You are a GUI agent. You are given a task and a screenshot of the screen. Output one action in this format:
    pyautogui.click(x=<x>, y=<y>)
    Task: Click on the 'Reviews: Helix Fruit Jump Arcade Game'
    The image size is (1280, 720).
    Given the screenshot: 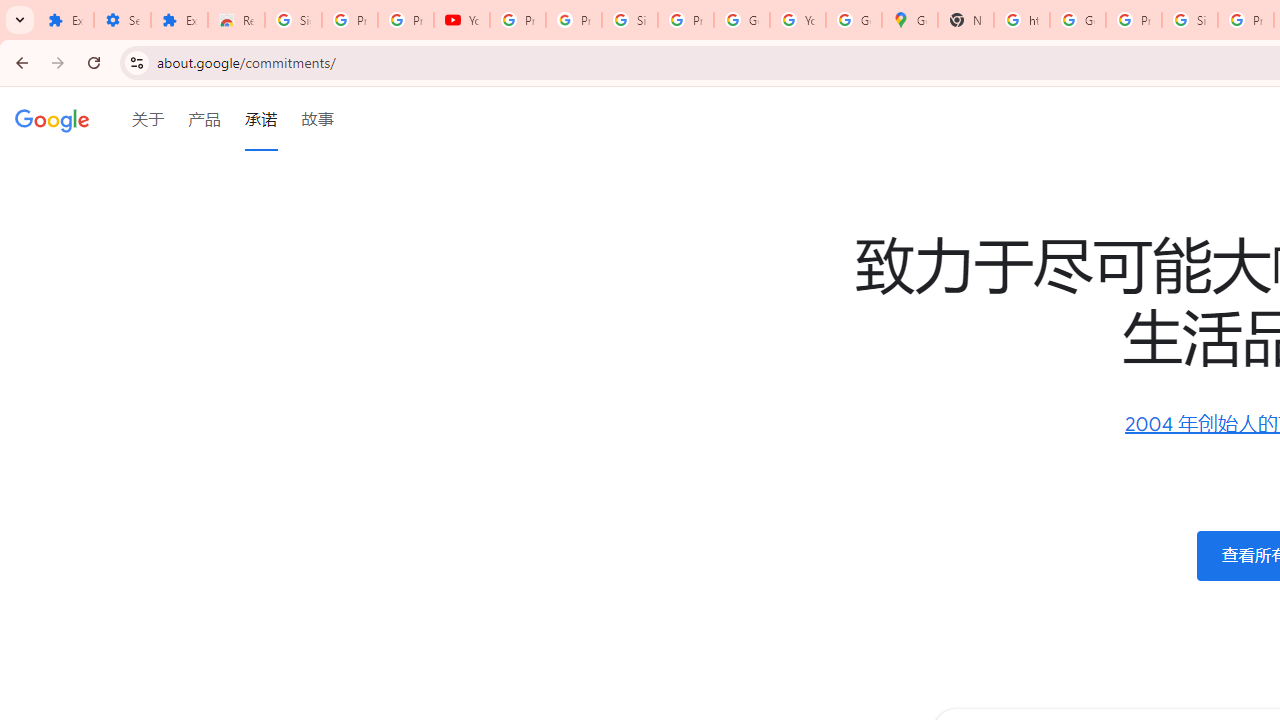 What is the action you would take?
    pyautogui.click(x=236, y=20)
    